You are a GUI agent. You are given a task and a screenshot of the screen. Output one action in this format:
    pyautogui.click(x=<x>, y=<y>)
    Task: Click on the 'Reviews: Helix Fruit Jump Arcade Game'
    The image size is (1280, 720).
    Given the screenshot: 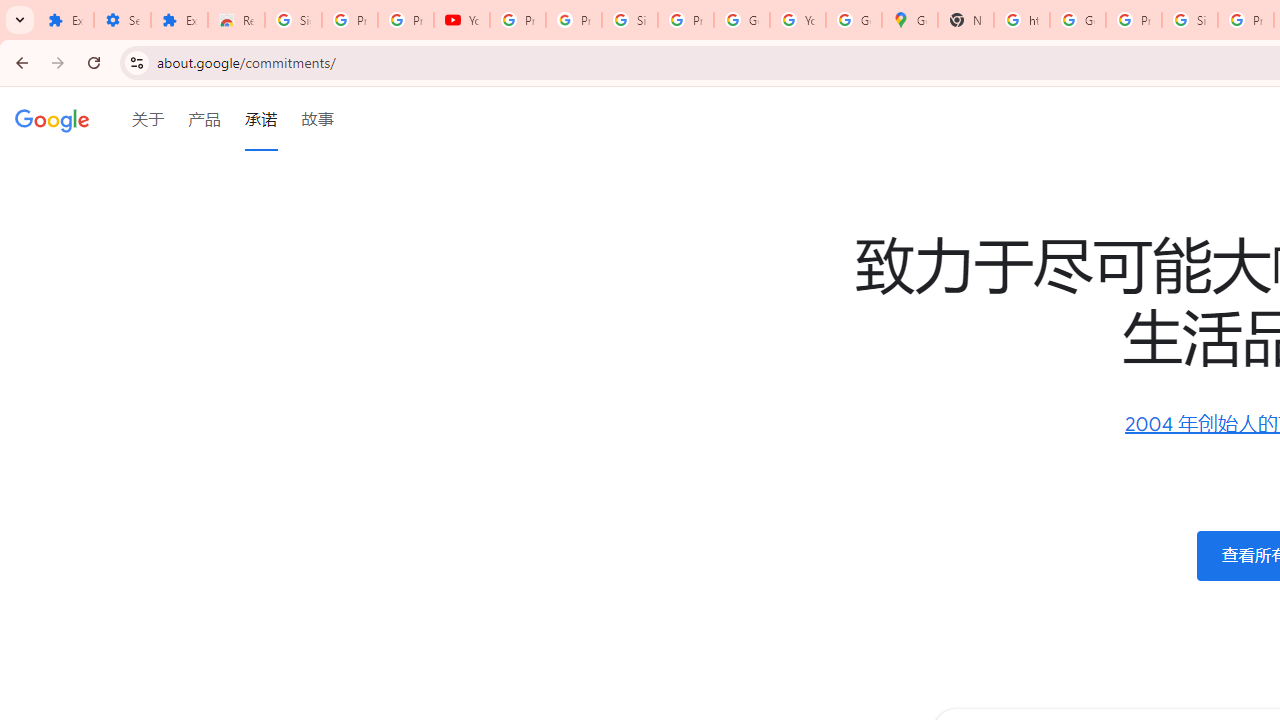 What is the action you would take?
    pyautogui.click(x=236, y=20)
    